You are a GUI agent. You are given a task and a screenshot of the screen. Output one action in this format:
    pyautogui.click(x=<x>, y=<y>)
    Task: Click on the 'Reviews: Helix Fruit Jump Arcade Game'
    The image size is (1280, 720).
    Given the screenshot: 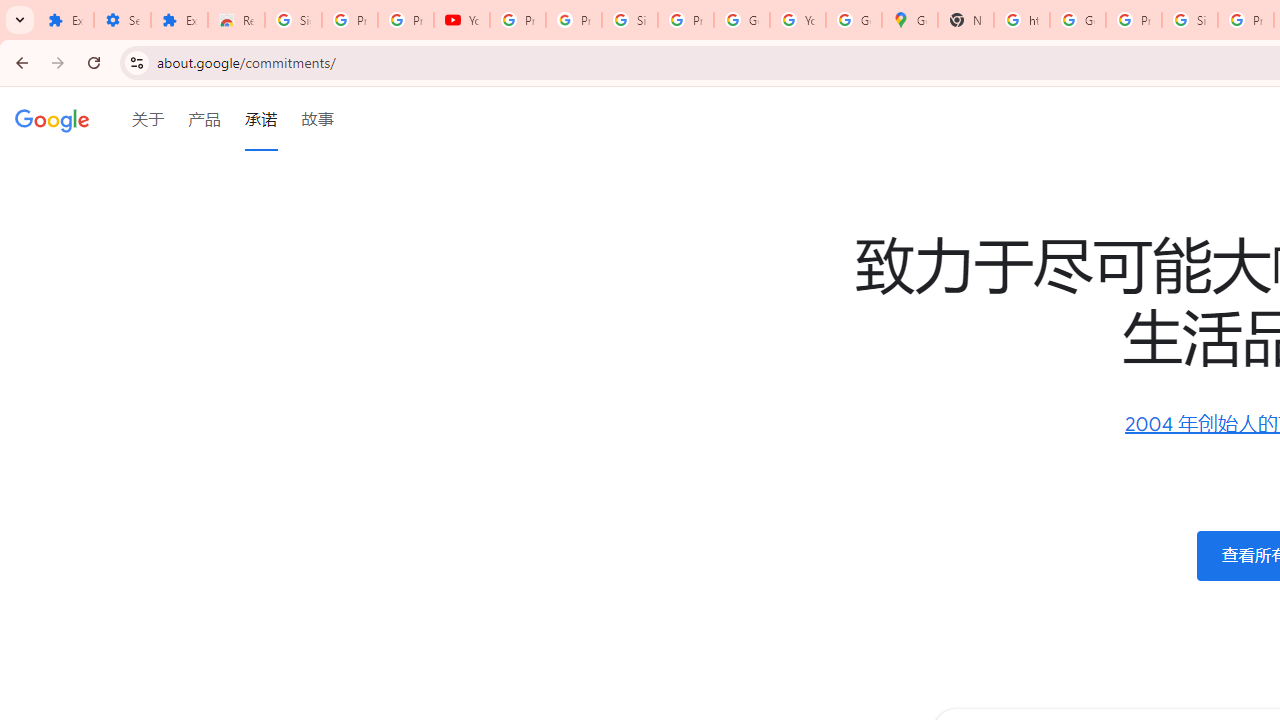 What is the action you would take?
    pyautogui.click(x=236, y=20)
    